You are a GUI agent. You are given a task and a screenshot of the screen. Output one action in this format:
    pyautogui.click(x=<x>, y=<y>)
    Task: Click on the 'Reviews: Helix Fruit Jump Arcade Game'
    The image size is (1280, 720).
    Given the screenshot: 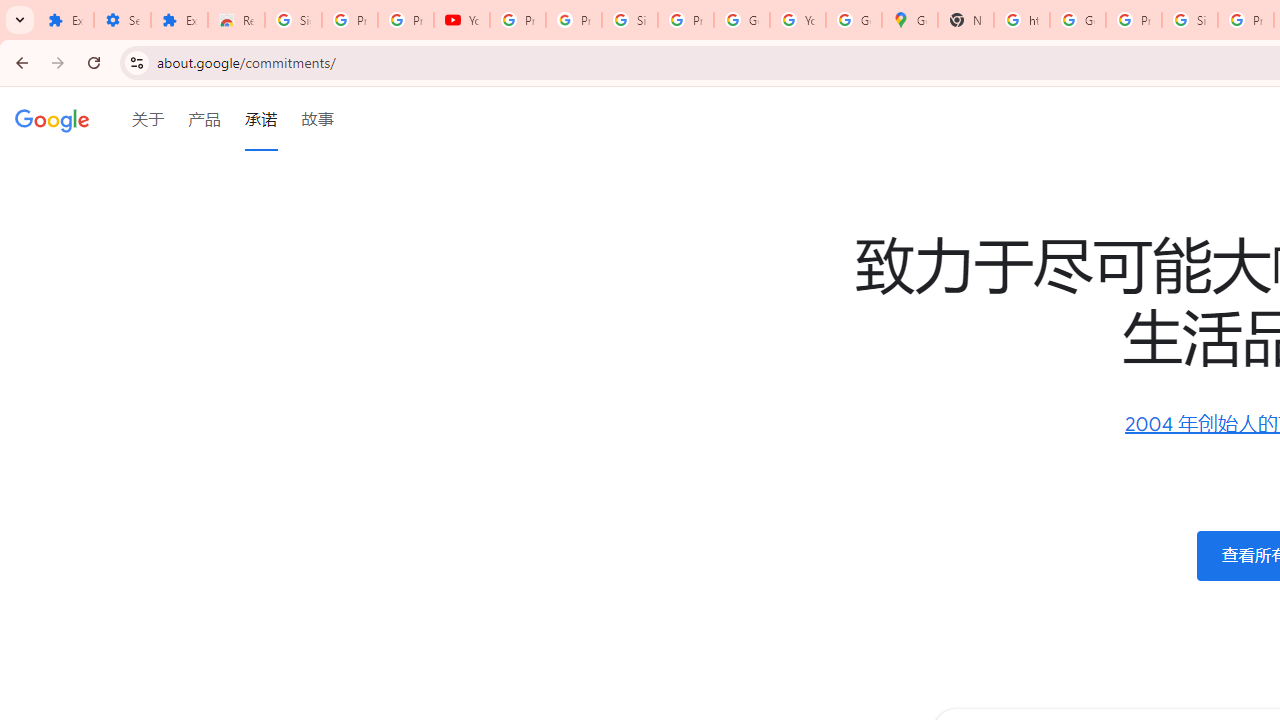 What is the action you would take?
    pyautogui.click(x=236, y=20)
    